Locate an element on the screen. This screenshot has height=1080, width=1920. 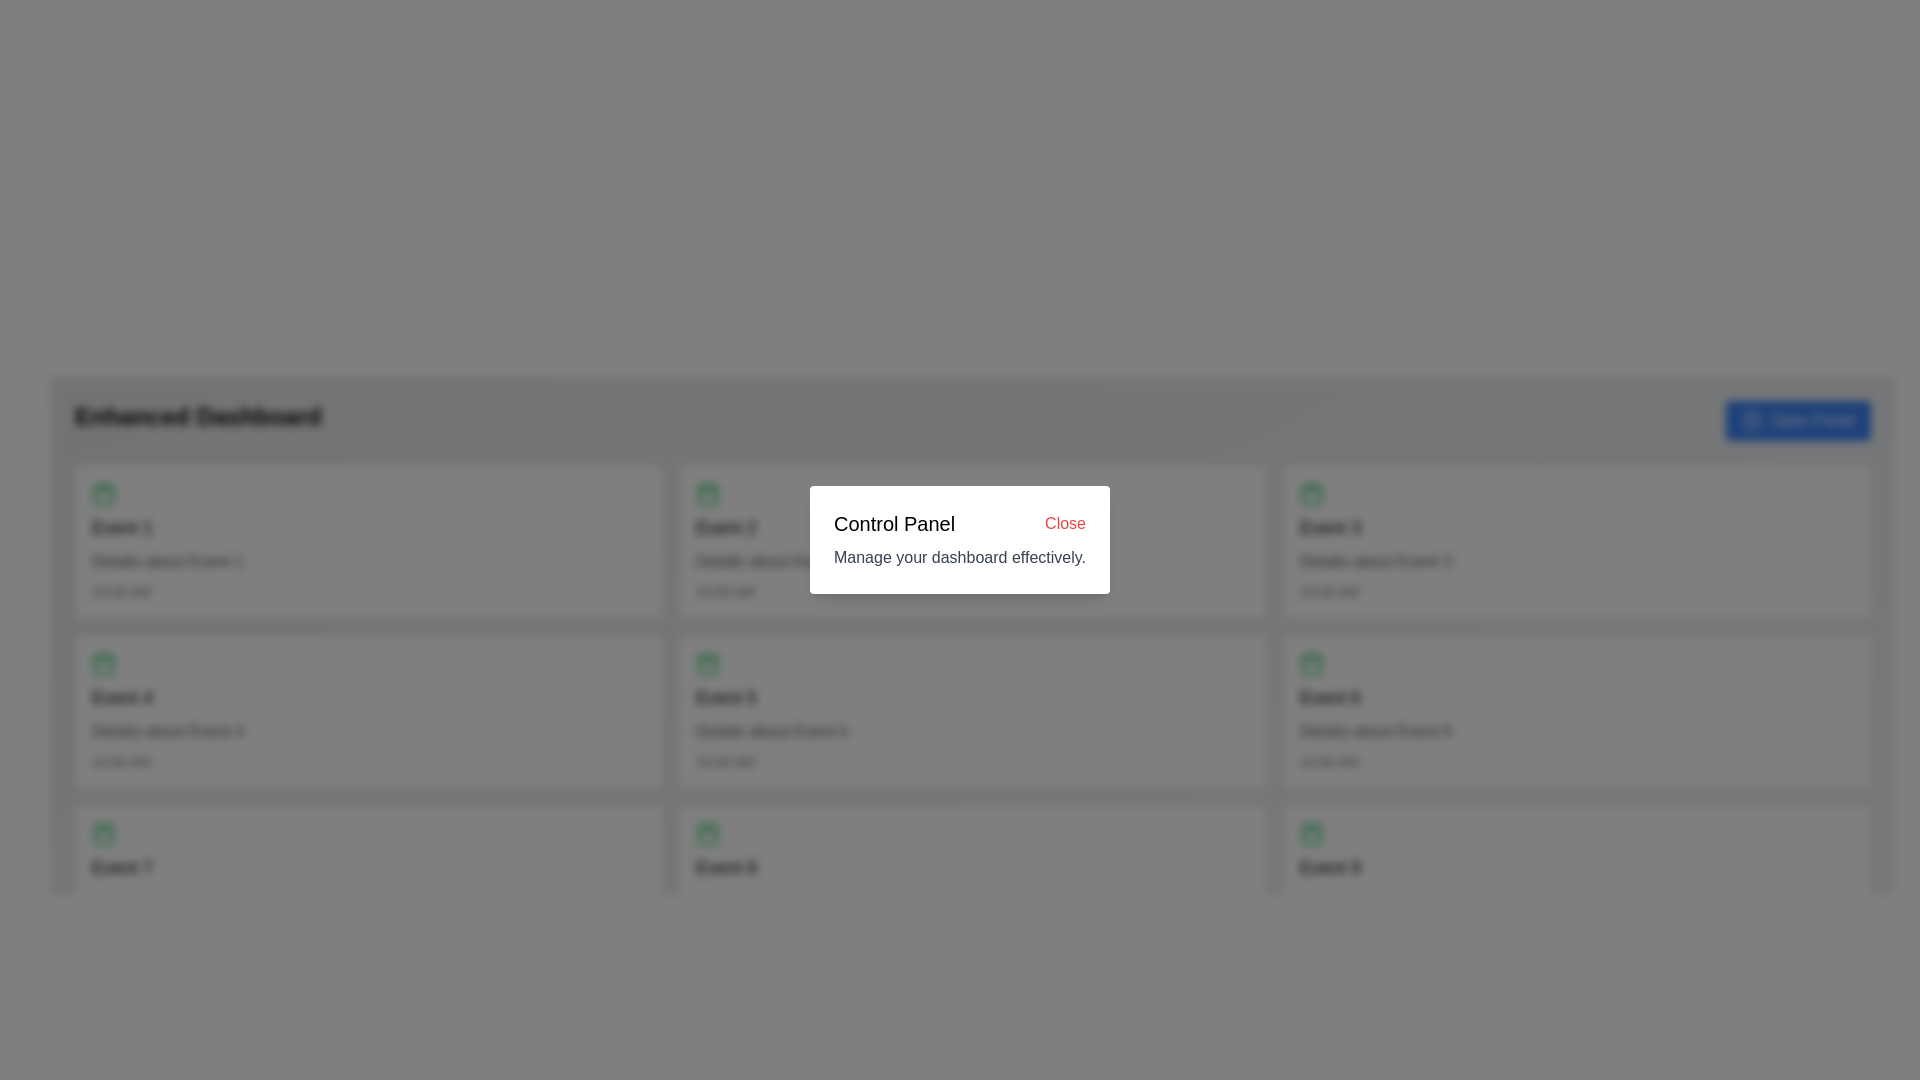
the Information Card that displays details about Event 3, located in the top-right corner of the grid layout is located at coordinates (1576, 542).